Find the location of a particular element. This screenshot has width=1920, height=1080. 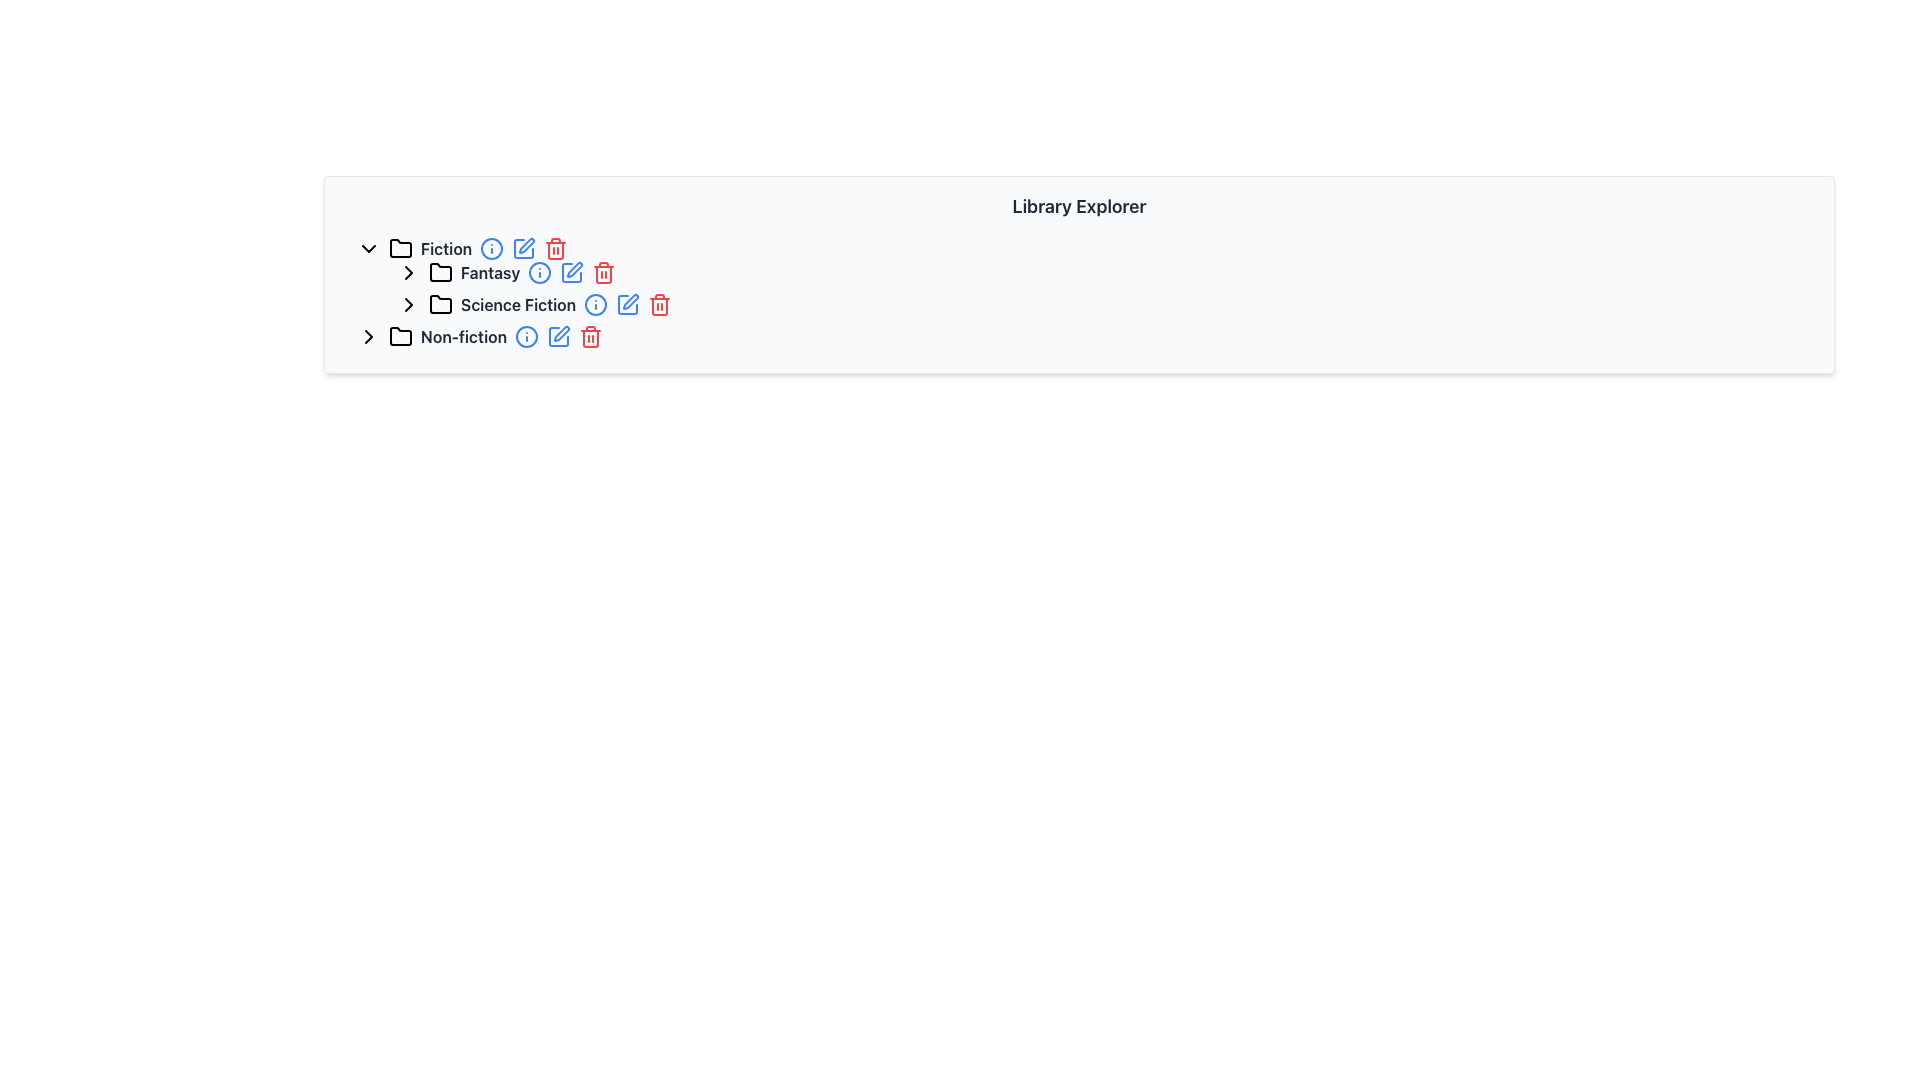

the first folder icon in the 'Fiction' category, which has a distinct rectangular design with a tab-like protrusion on top and a black outline is located at coordinates (400, 248).